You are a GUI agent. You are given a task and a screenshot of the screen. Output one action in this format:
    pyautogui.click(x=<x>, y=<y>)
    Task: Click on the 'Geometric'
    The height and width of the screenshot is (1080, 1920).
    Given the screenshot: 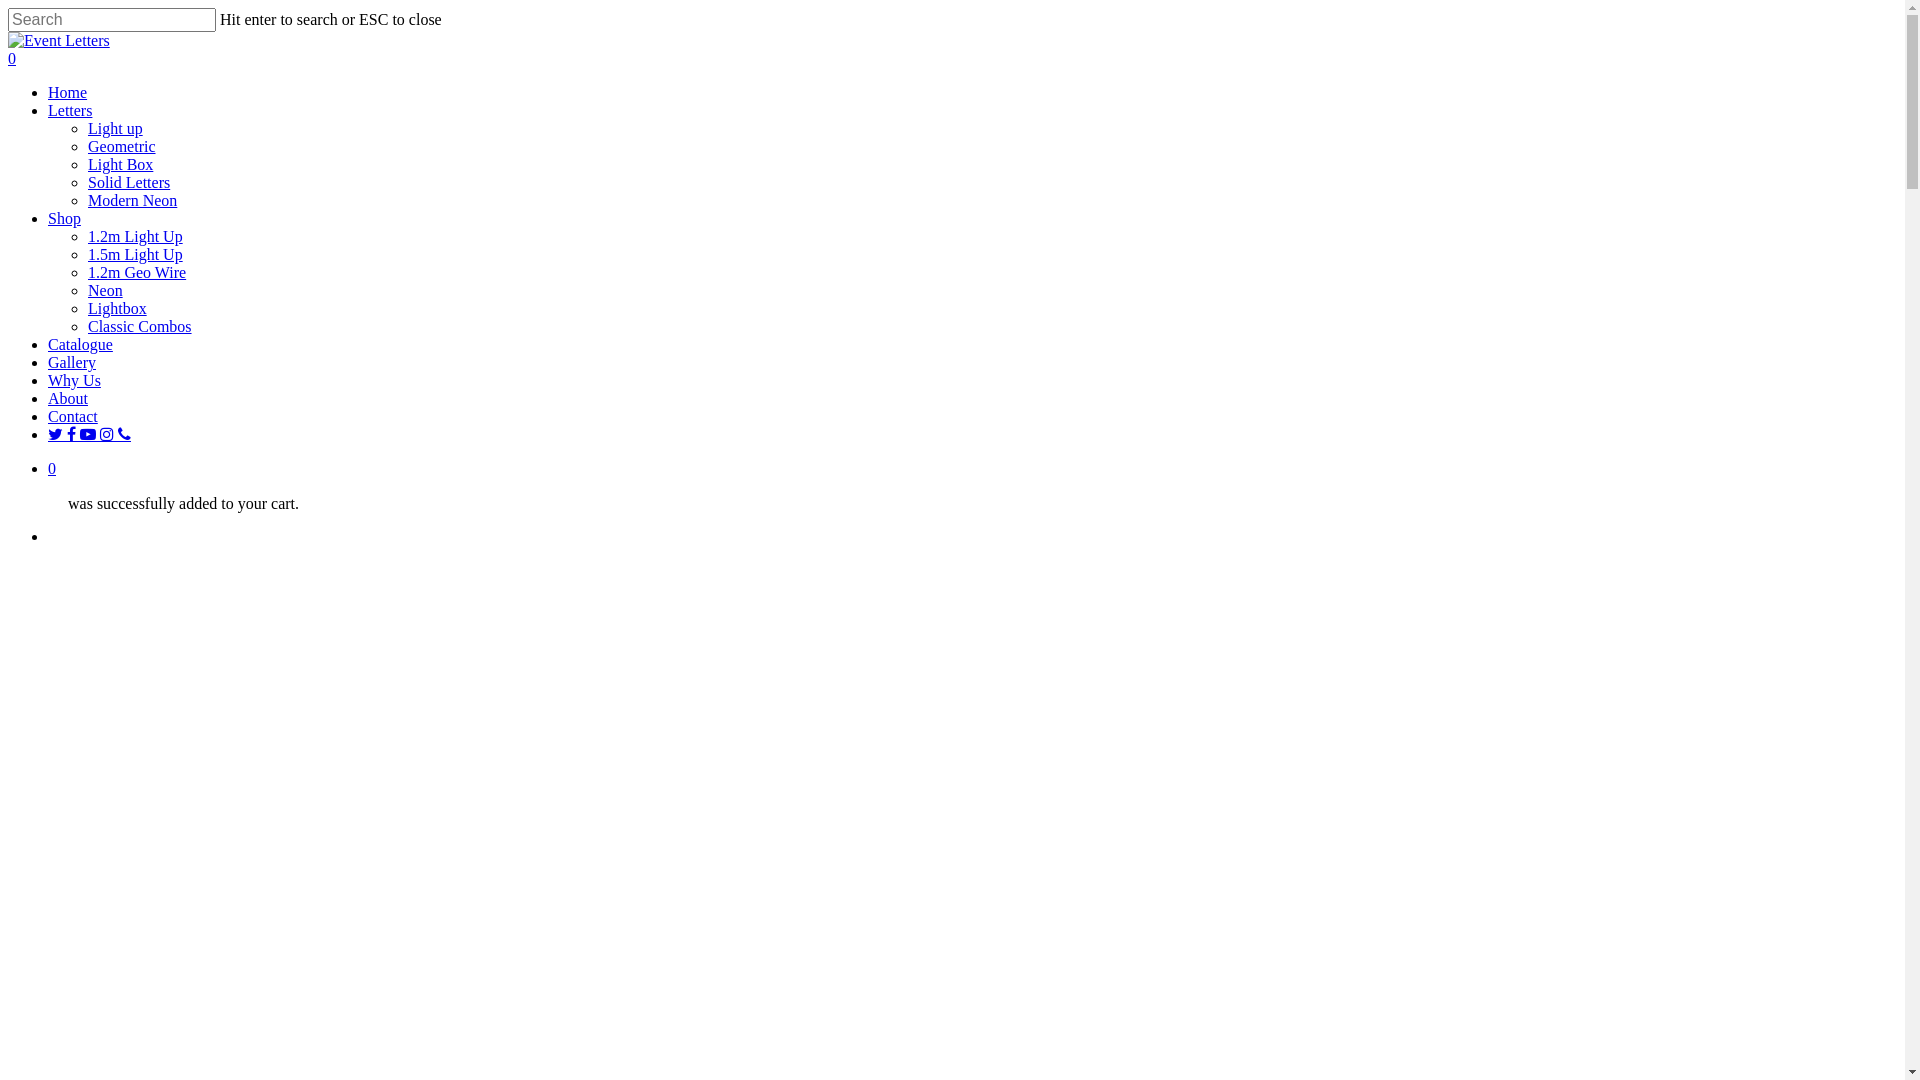 What is the action you would take?
    pyautogui.click(x=86, y=145)
    